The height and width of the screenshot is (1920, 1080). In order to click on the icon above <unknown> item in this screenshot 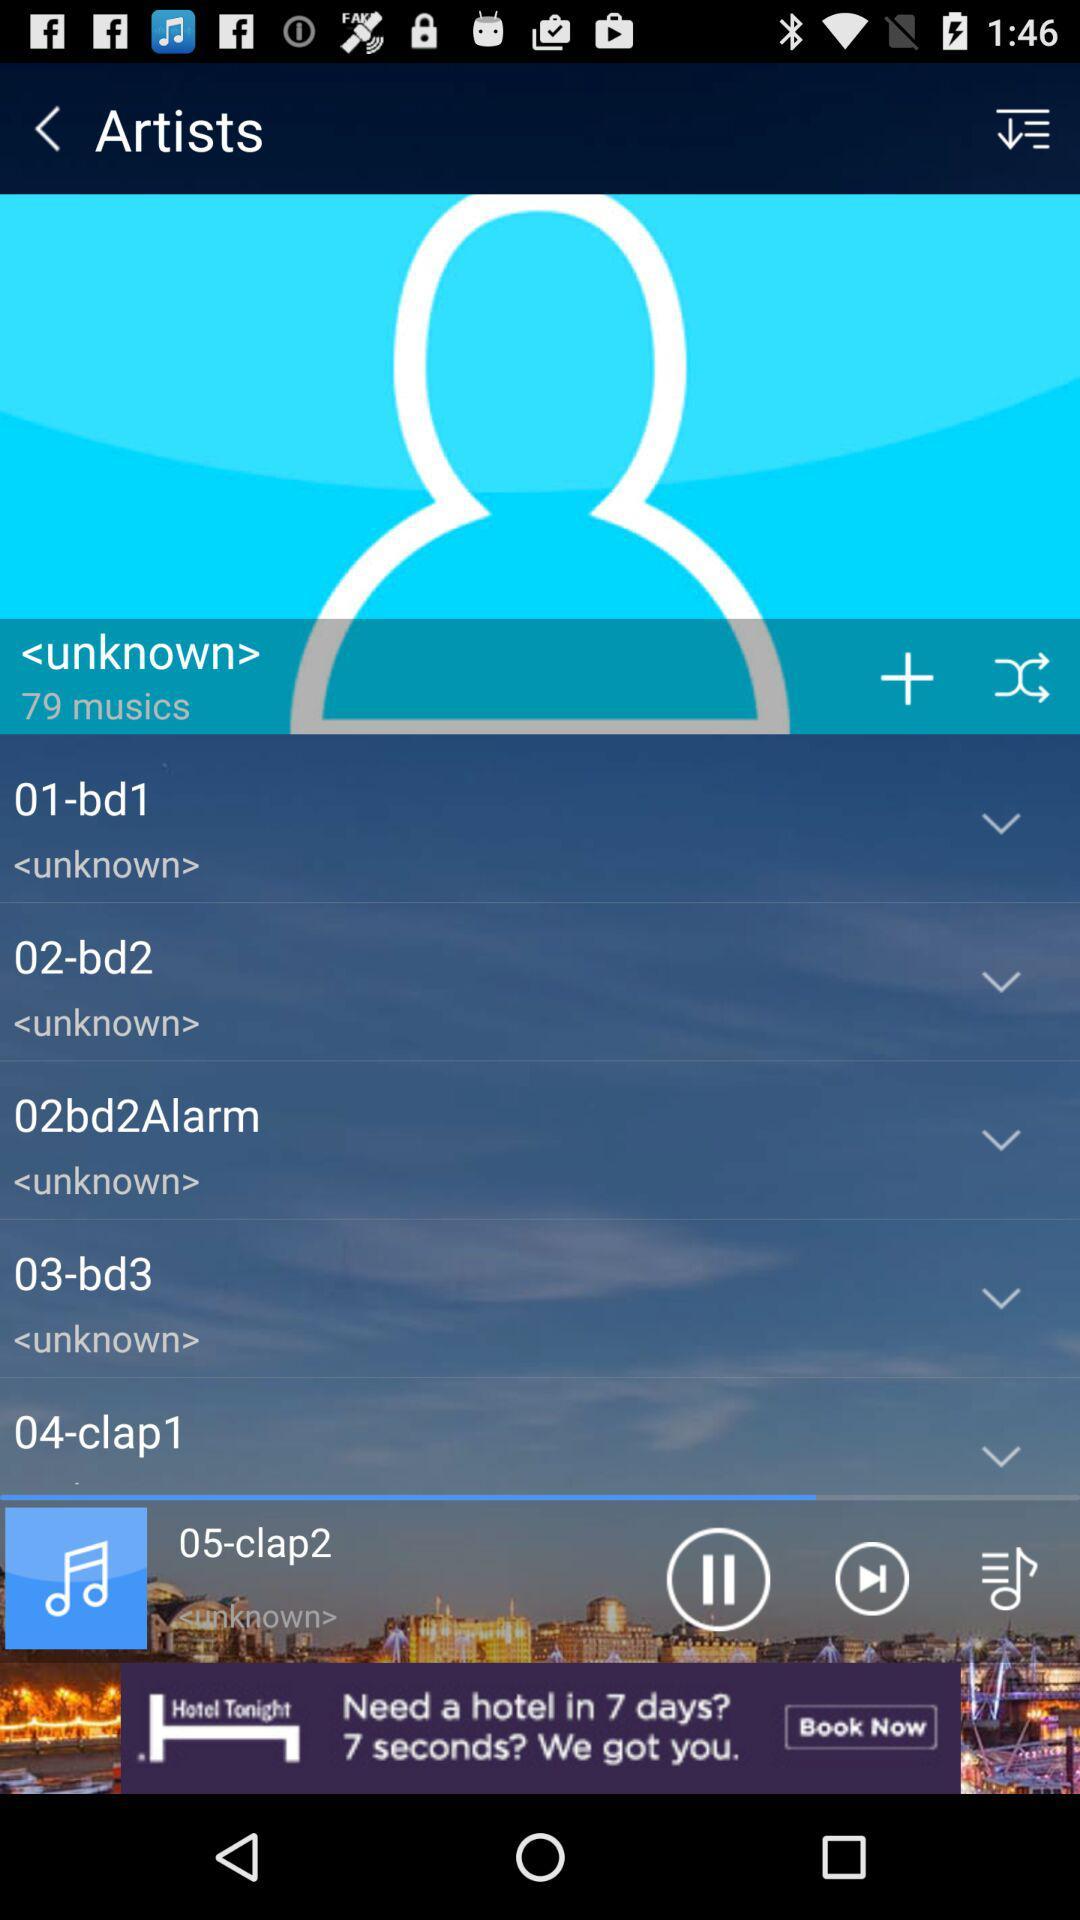, I will do `click(467, 1113)`.